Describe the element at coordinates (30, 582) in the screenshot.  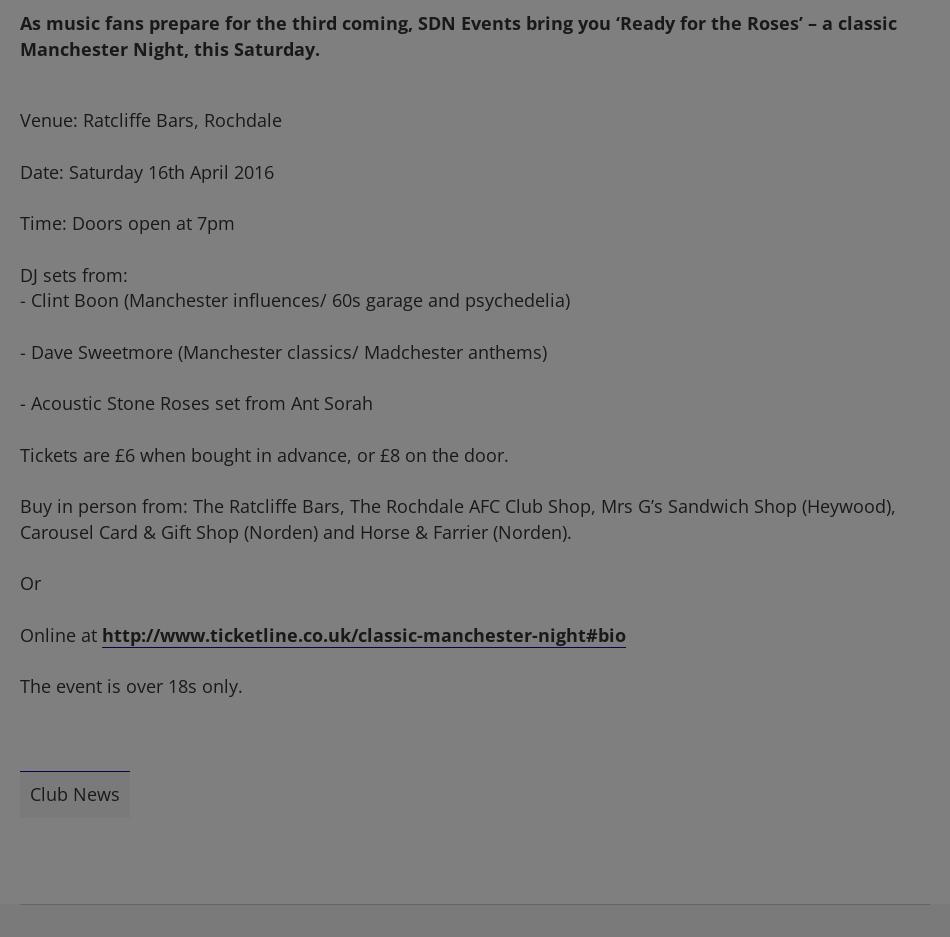
I see `'Or'` at that location.